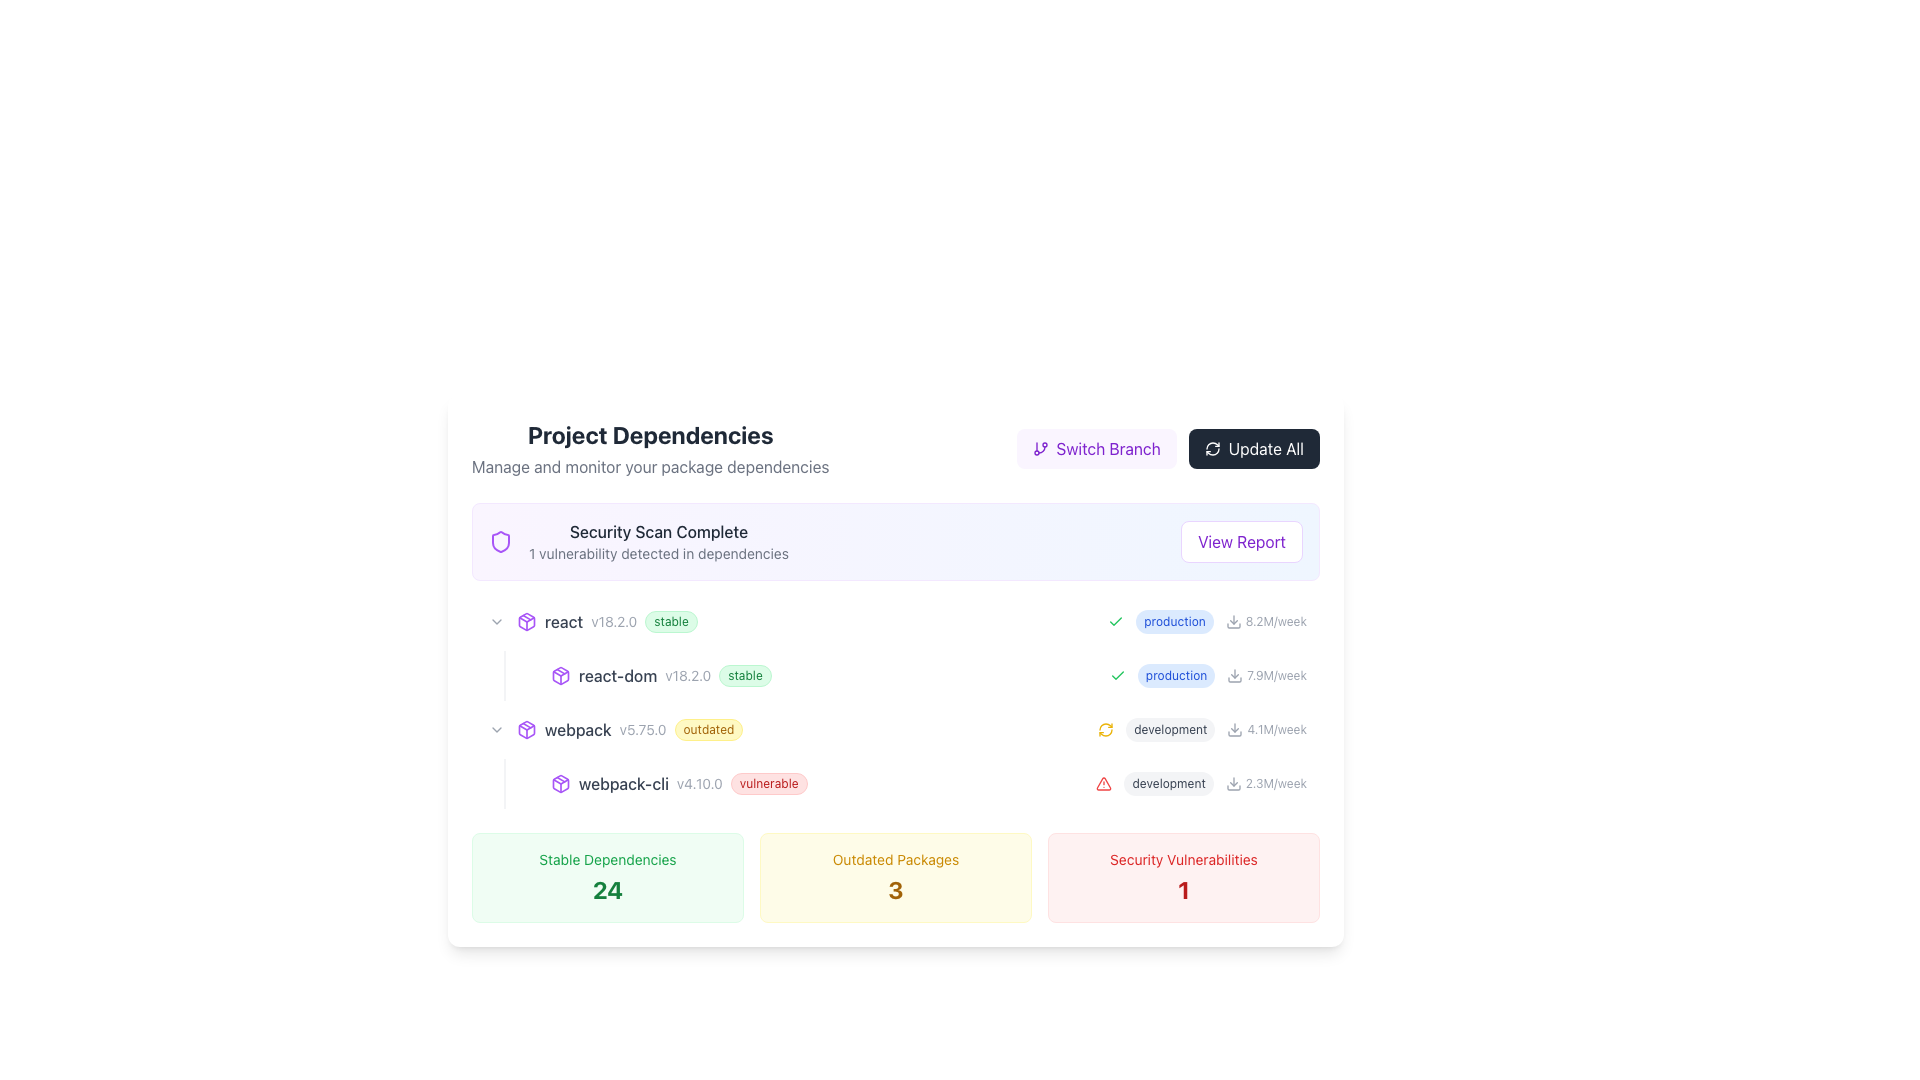  I want to click on the label with the text 'production' that has a light blue background and is part of the 'Project Dependencies' interface under the 'react-dom v18.2.0 stable' section, so click(1176, 675).